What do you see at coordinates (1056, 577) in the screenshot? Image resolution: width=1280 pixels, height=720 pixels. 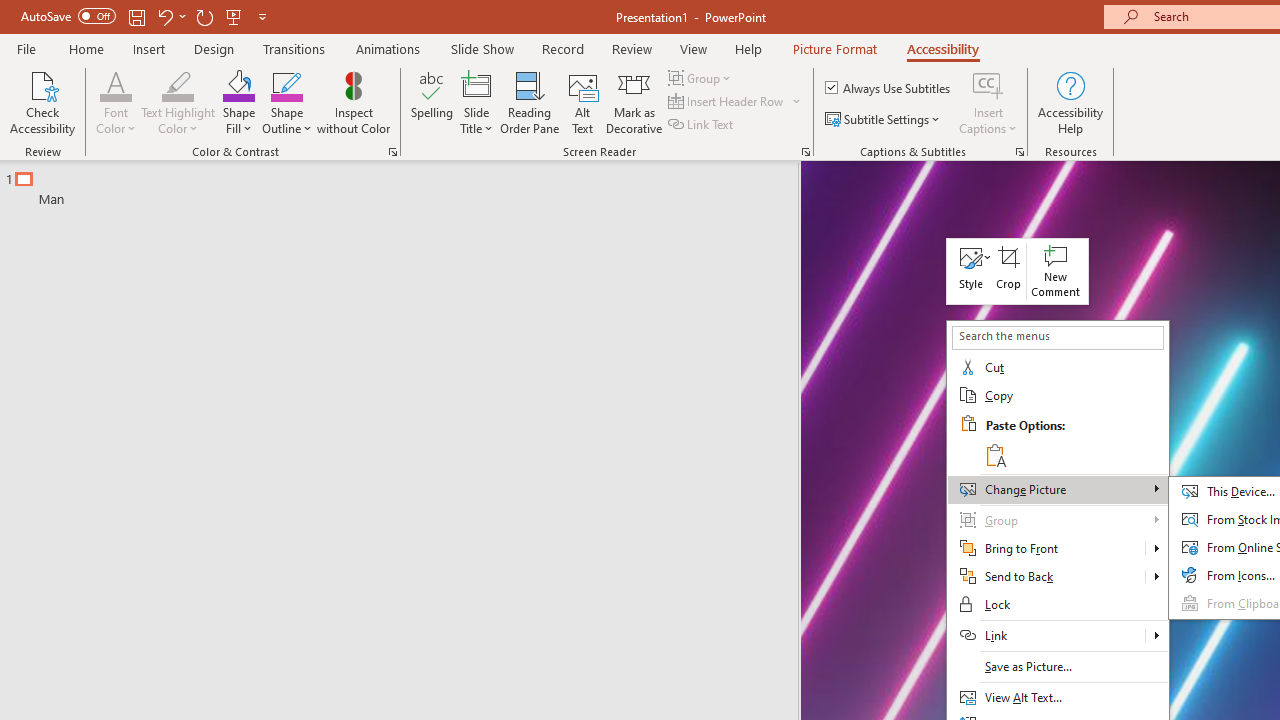 I see `'Send to Back'` at bounding box center [1056, 577].